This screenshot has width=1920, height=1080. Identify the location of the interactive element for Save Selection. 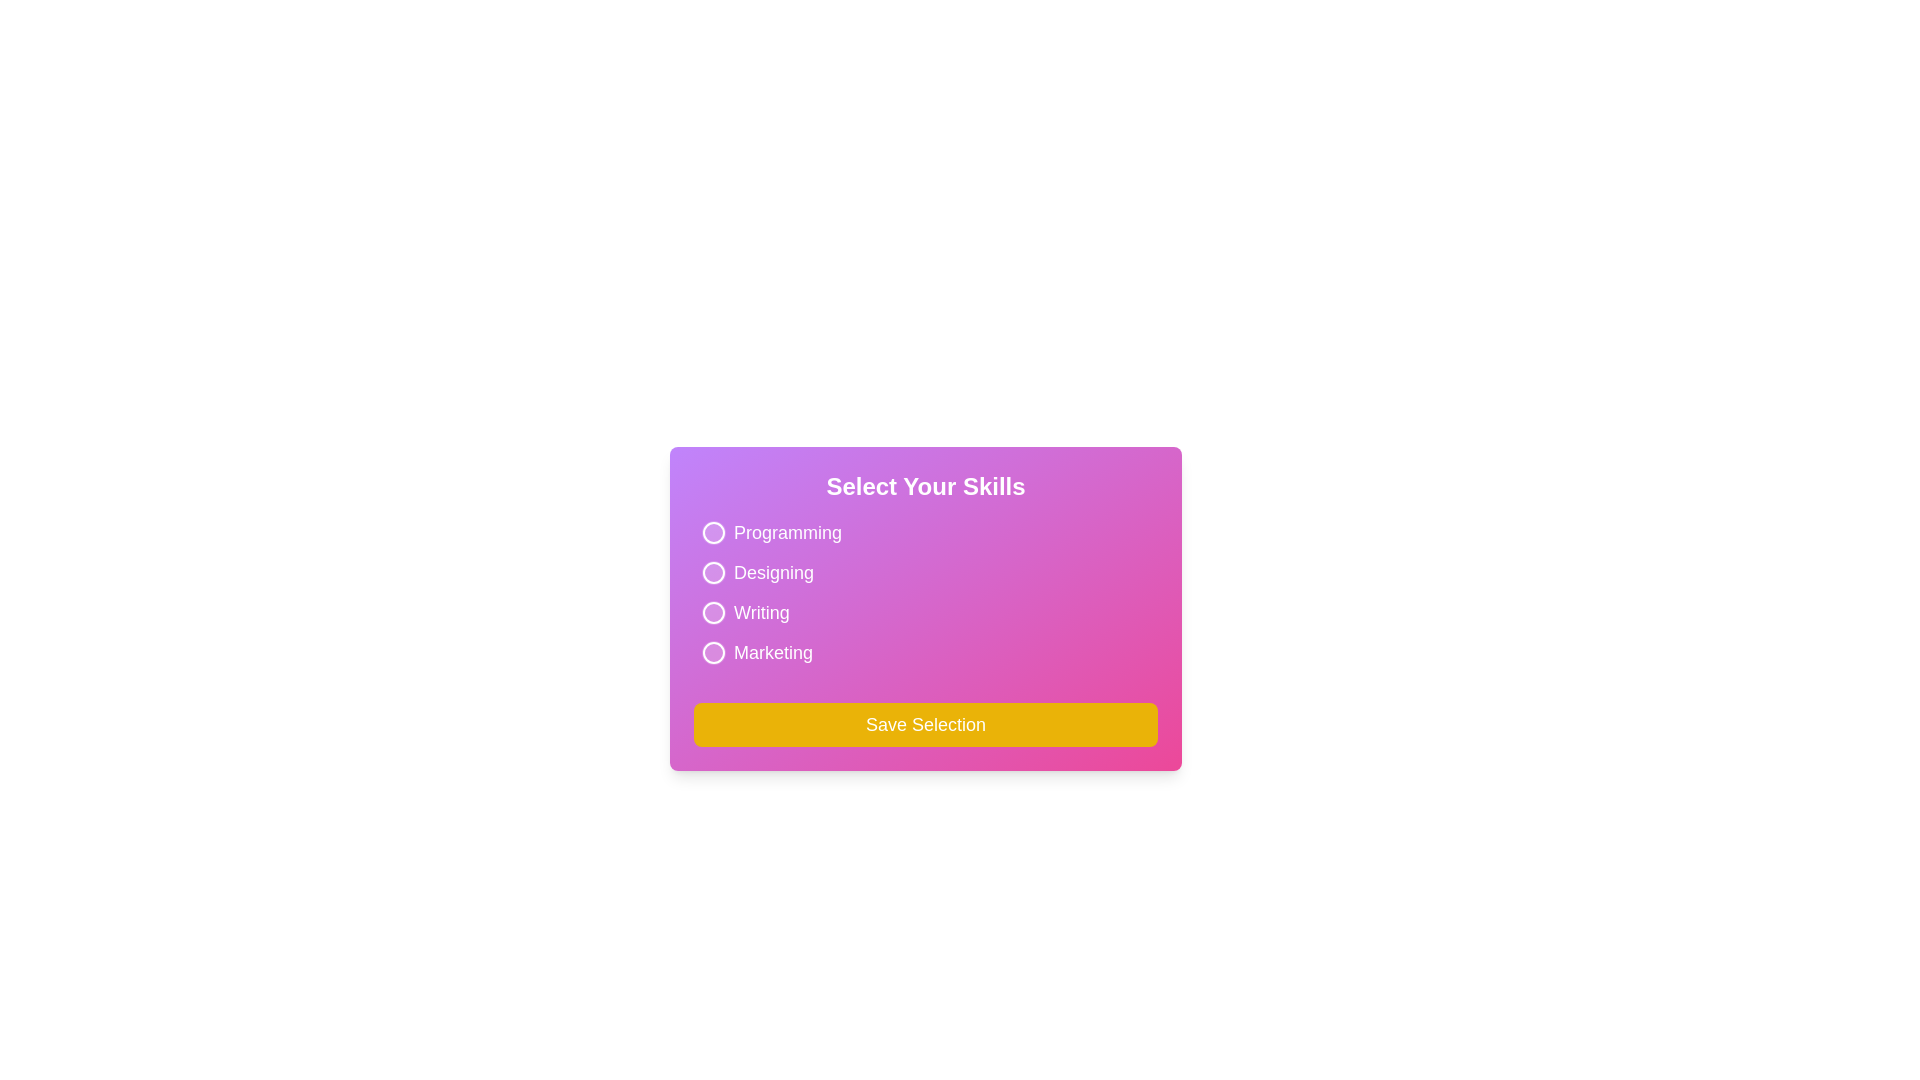
(925, 725).